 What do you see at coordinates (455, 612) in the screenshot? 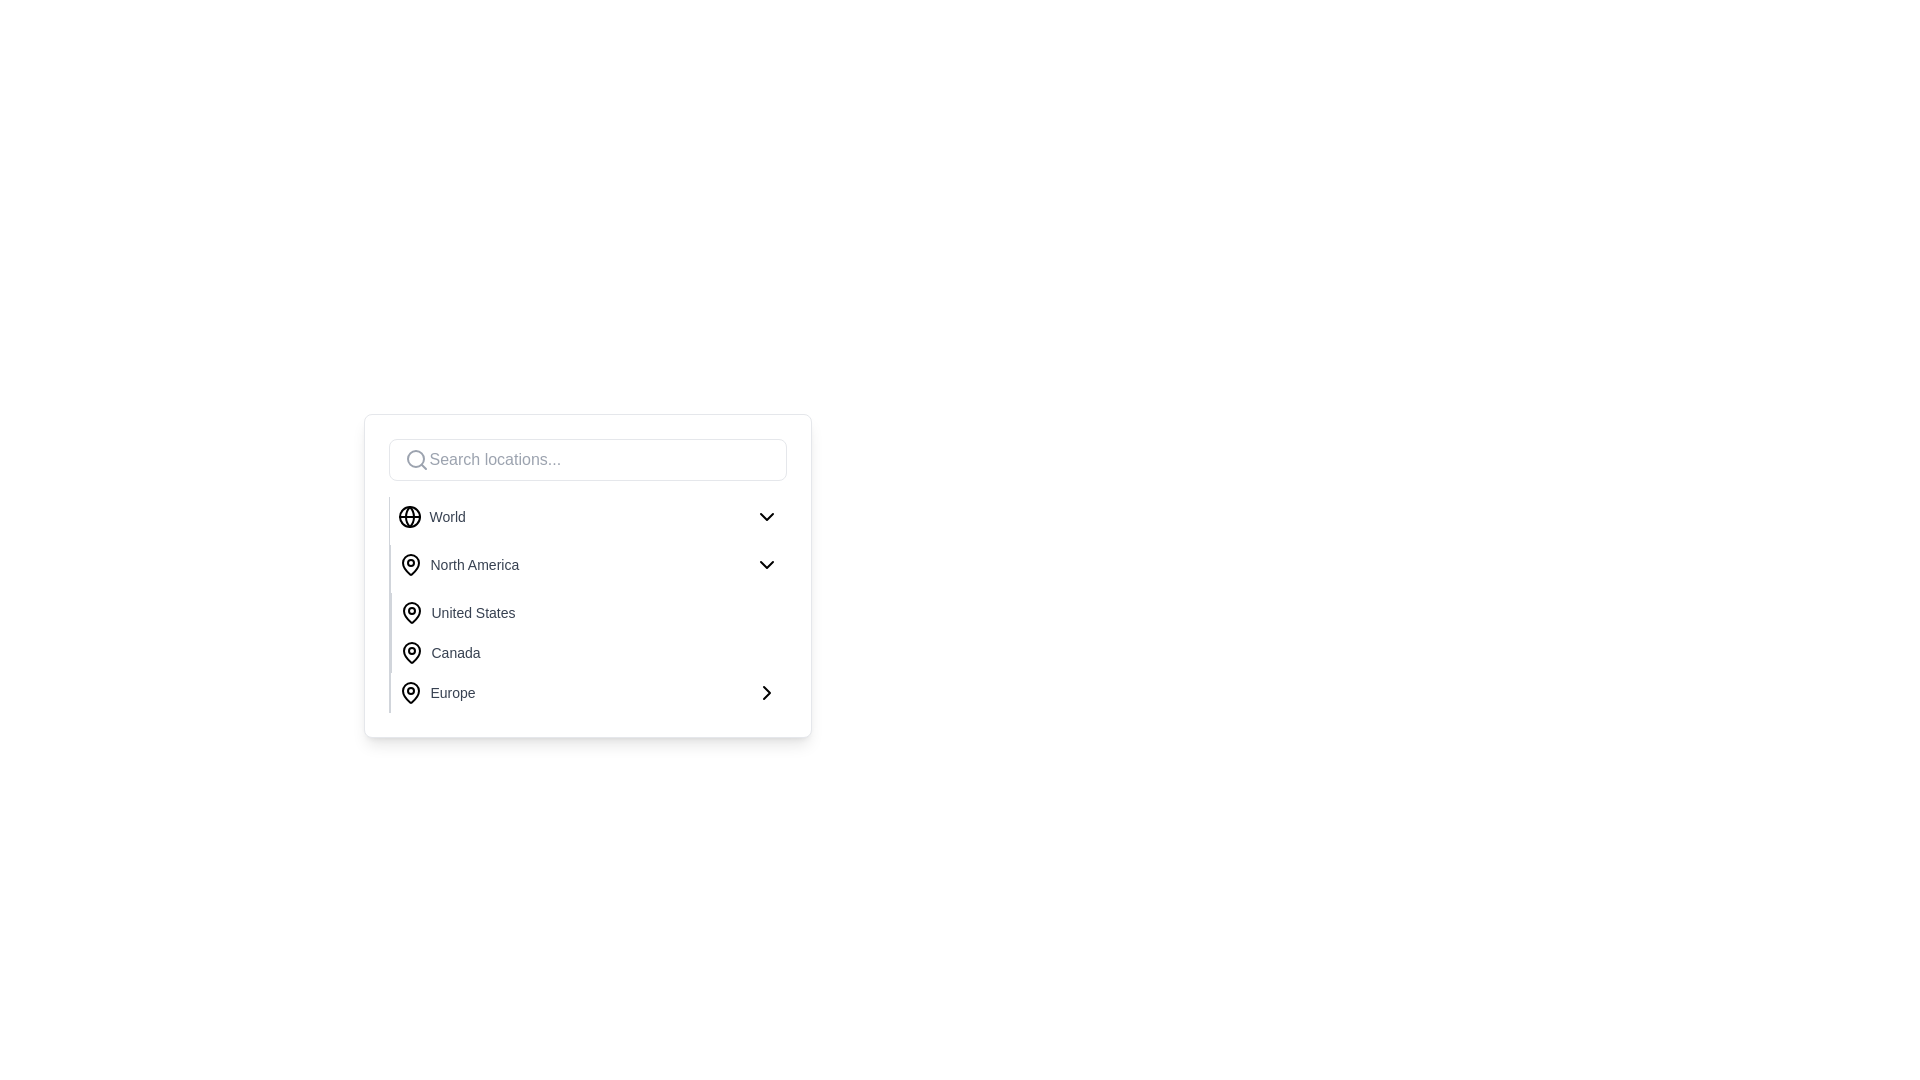
I see `the selectable list item labeled 'United States'` at bounding box center [455, 612].